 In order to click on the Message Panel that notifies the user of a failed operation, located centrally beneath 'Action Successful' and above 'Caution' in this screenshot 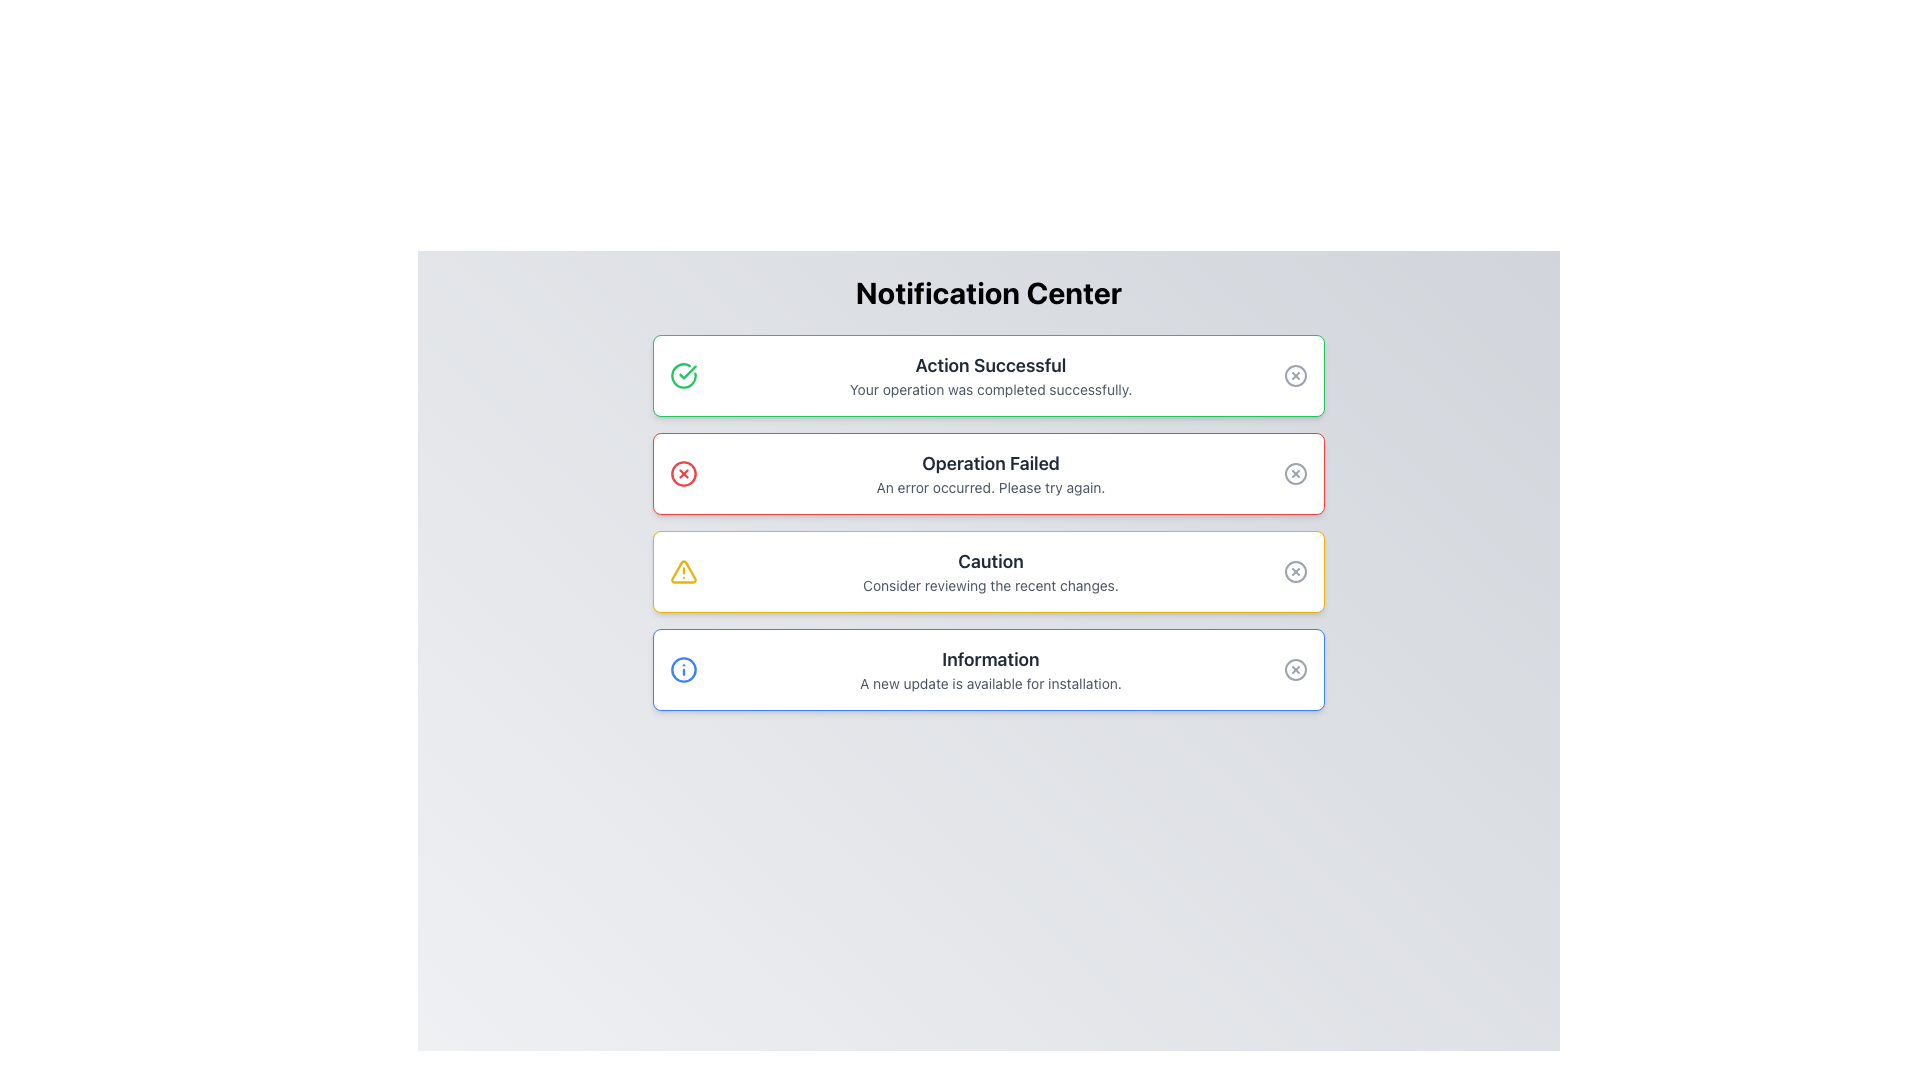, I will do `click(988, 474)`.